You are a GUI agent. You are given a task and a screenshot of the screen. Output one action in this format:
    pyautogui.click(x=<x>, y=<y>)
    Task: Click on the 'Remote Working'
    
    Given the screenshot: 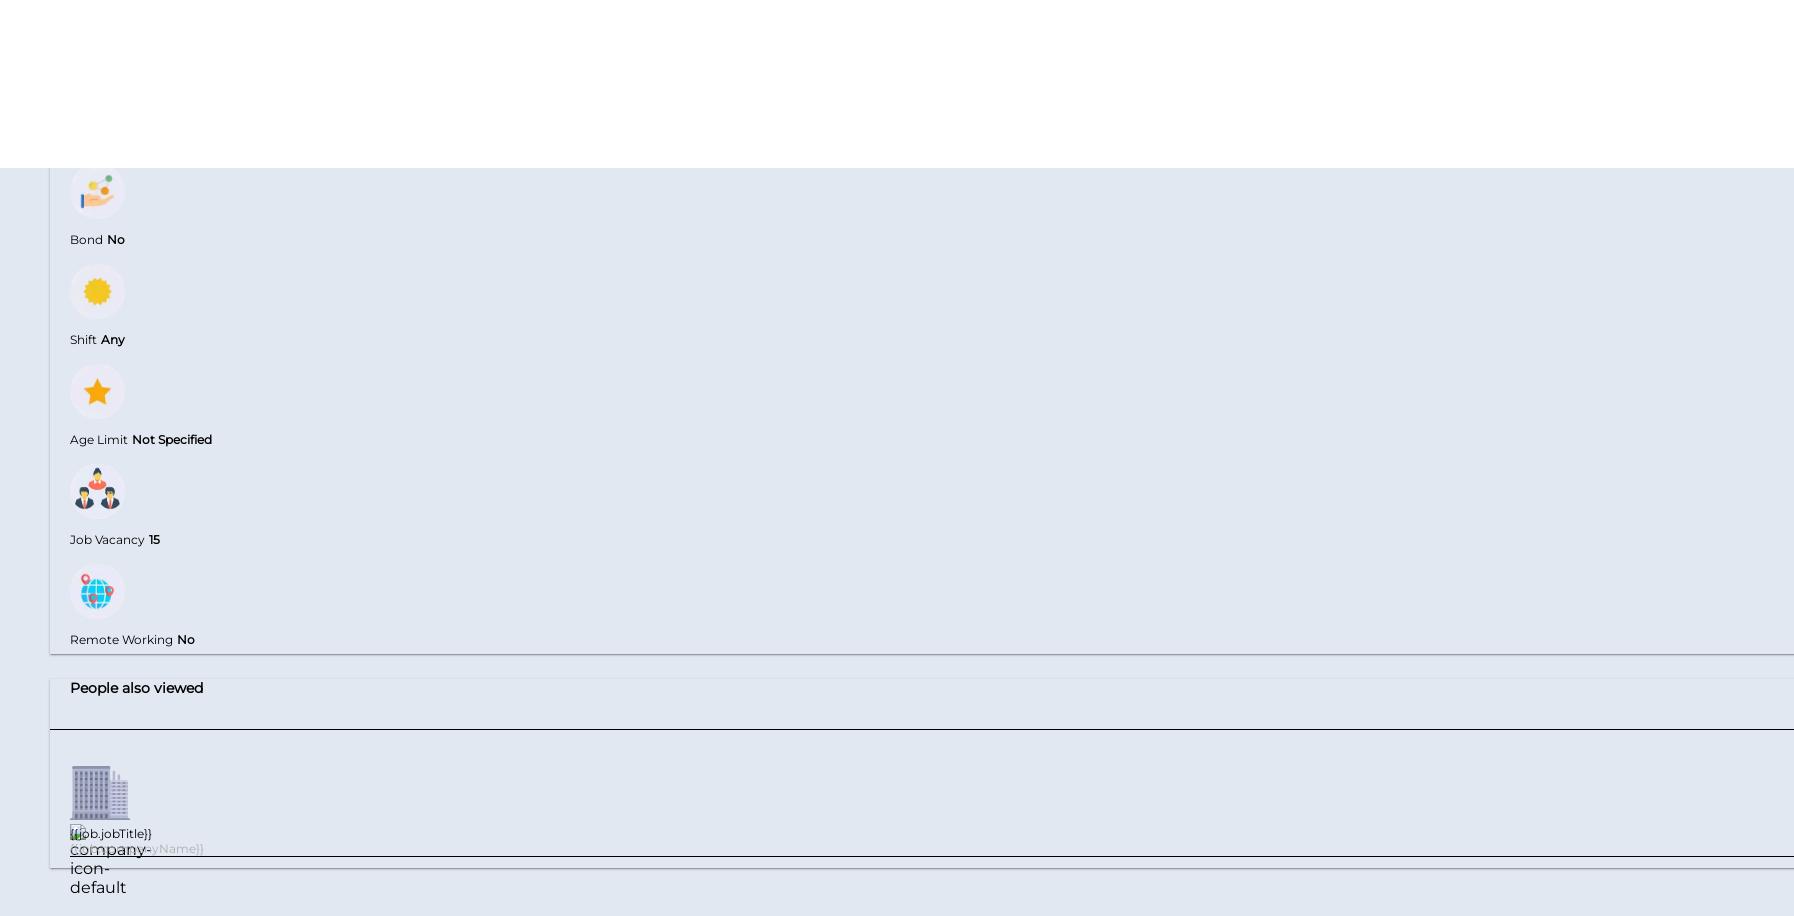 What is the action you would take?
    pyautogui.click(x=120, y=637)
    